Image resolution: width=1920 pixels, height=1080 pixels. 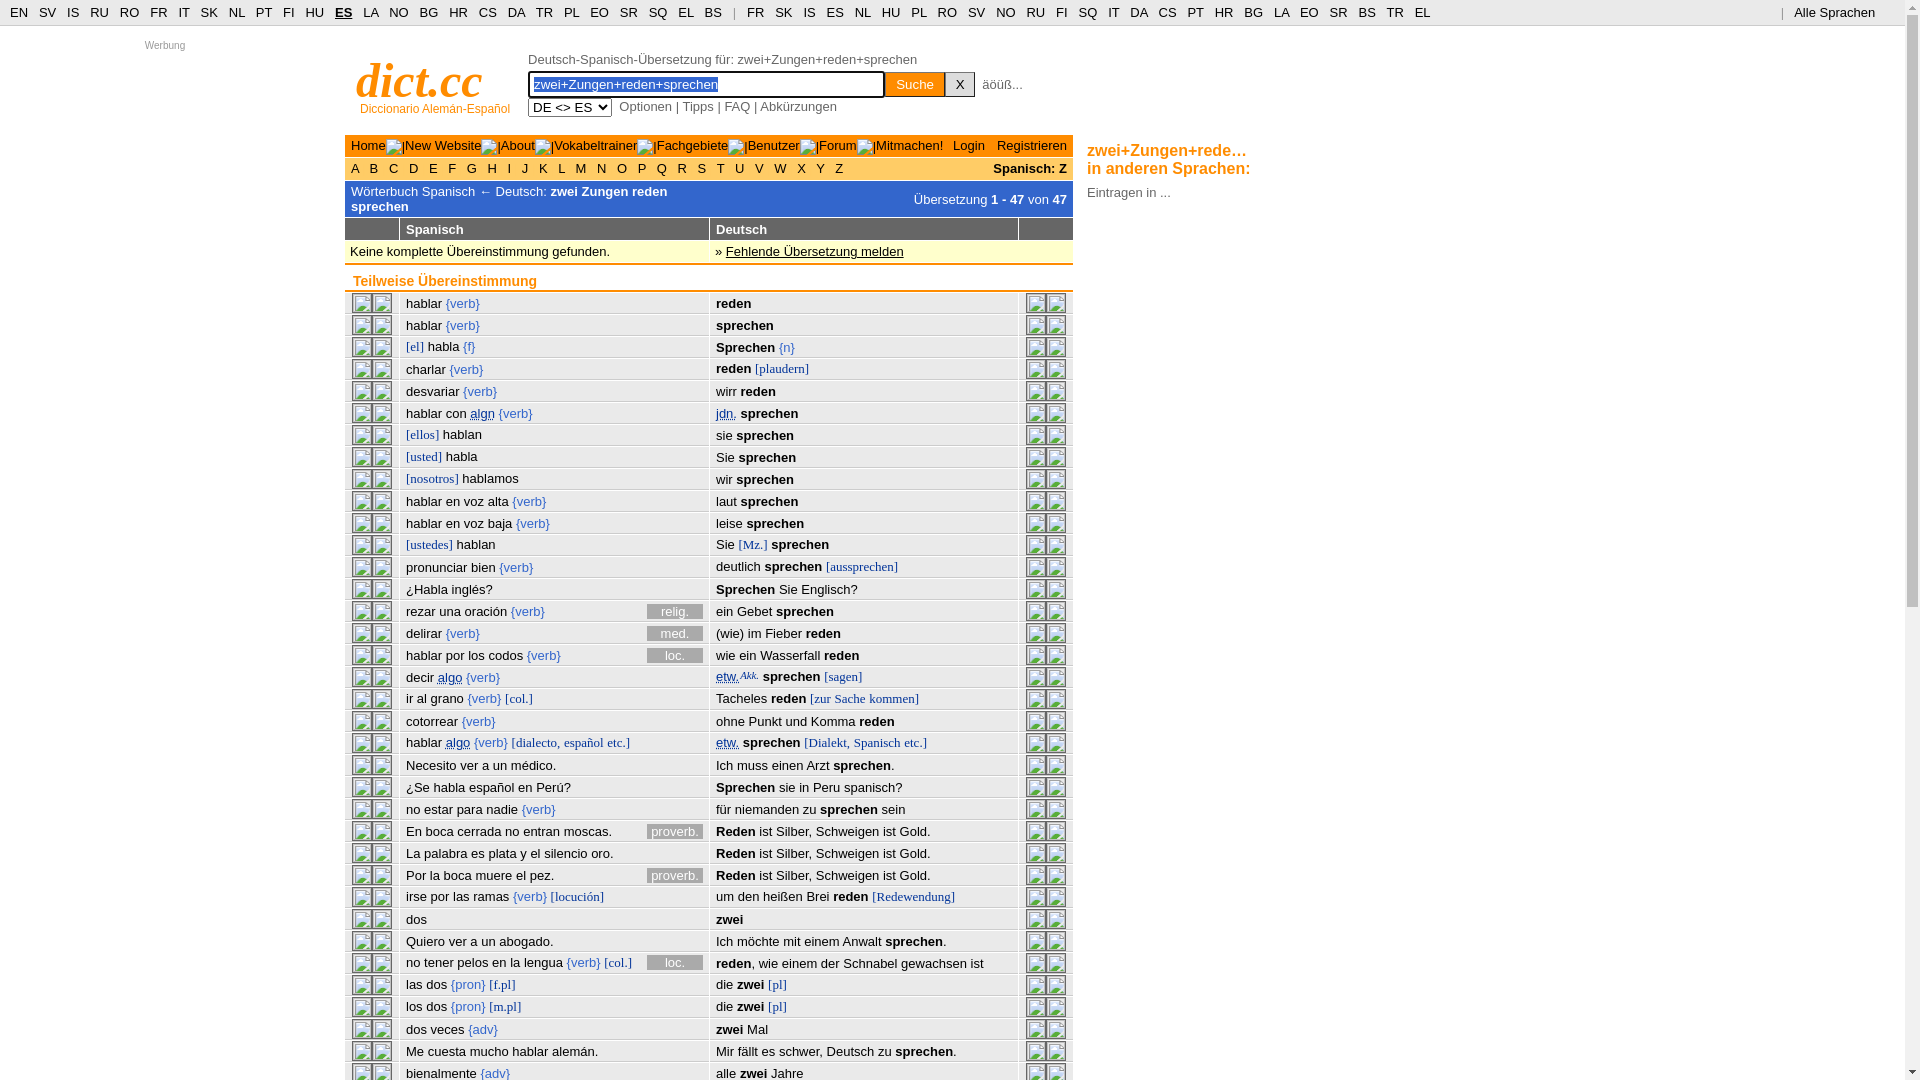 What do you see at coordinates (287, 12) in the screenshot?
I see `'FI'` at bounding box center [287, 12].